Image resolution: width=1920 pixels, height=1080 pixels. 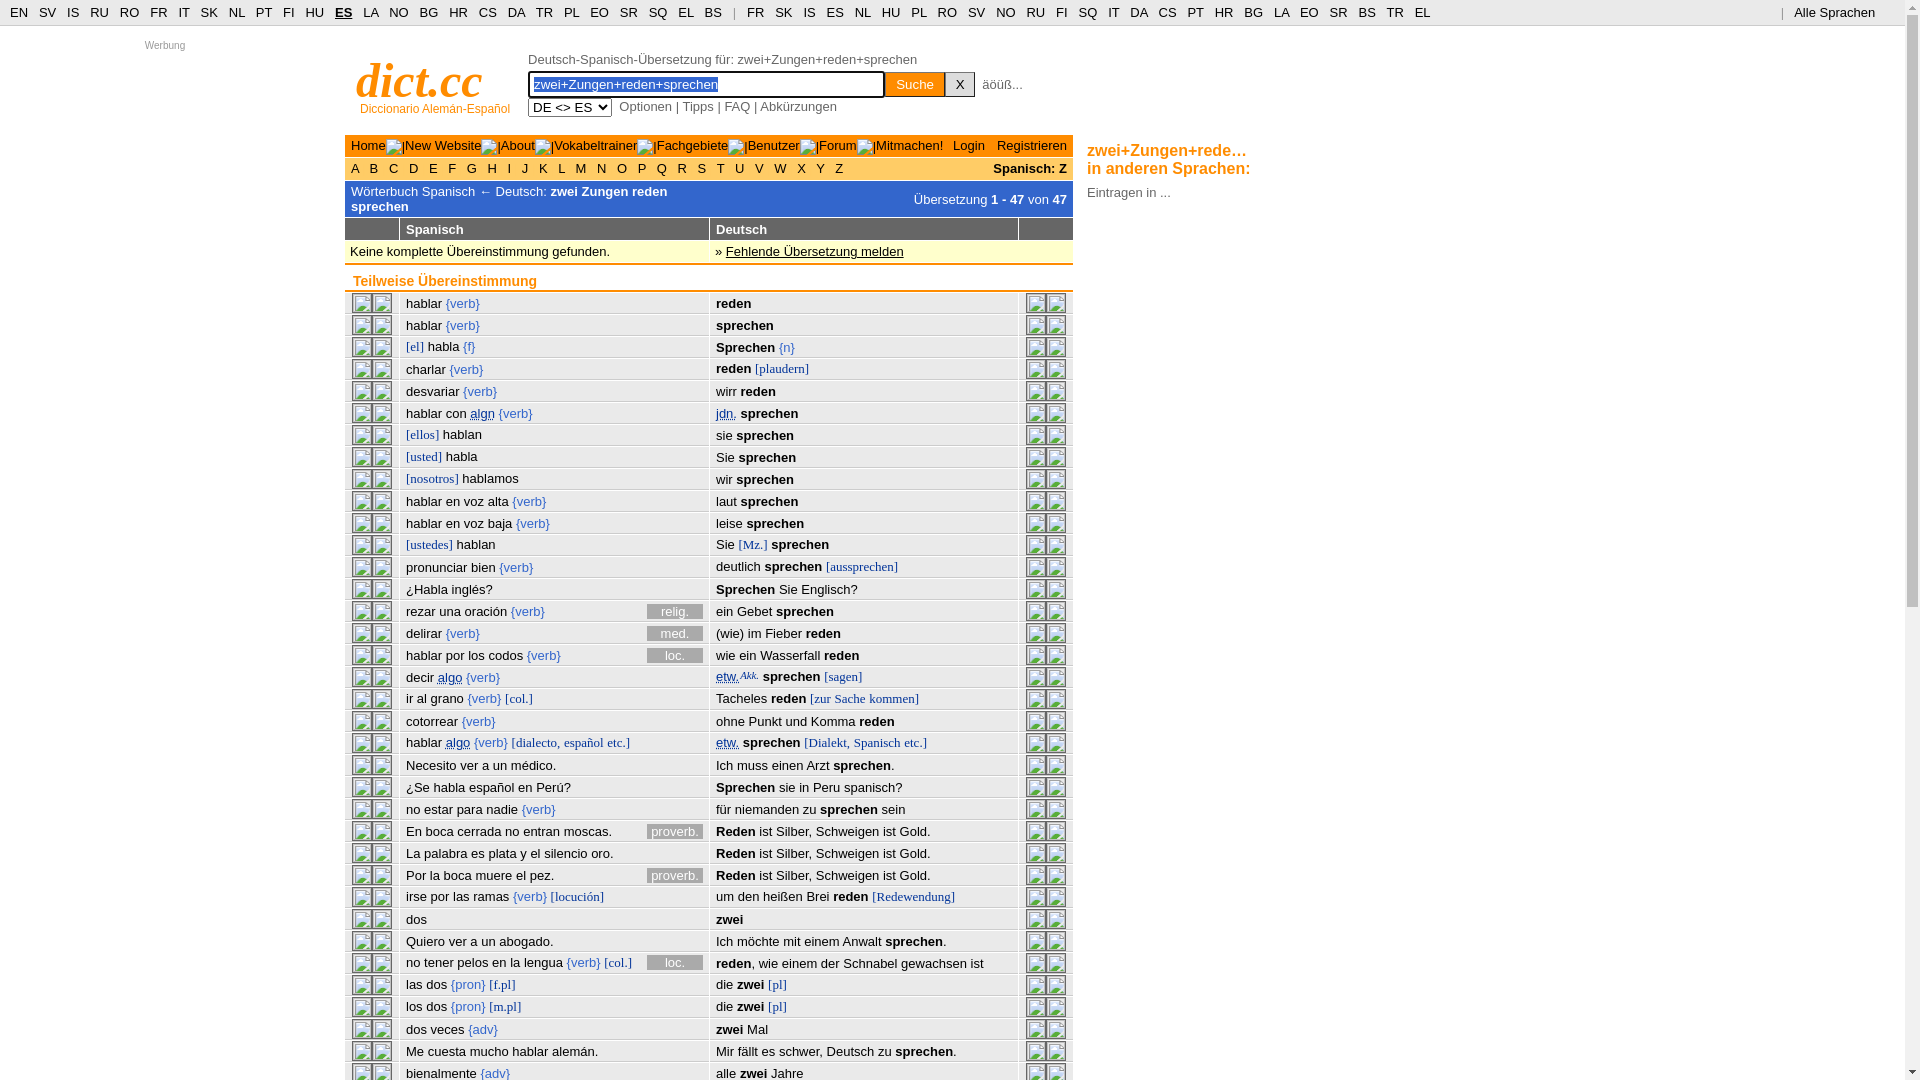 What do you see at coordinates (287, 12) in the screenshot?
I see `'FI'` at bounding box center [287, 12].